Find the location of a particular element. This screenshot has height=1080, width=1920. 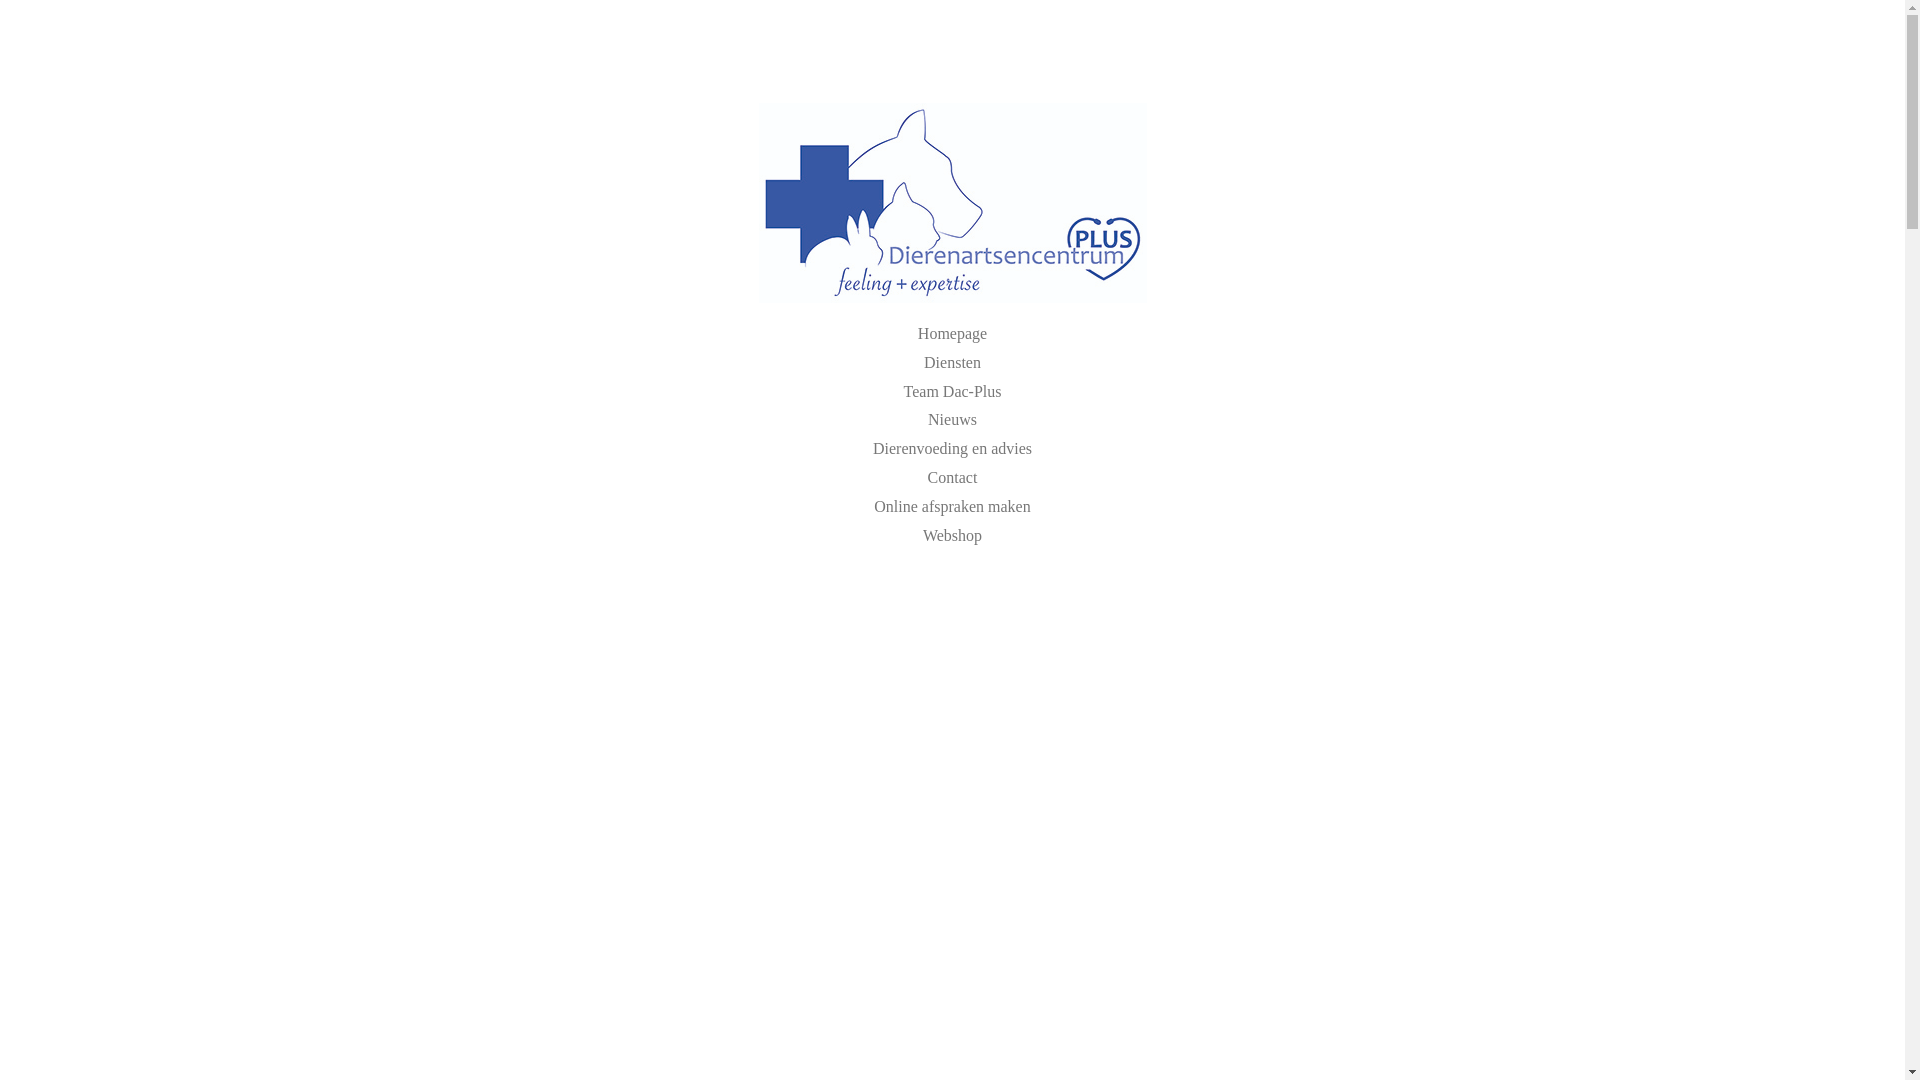

'Webshop' is located at coordinates (951, 534).